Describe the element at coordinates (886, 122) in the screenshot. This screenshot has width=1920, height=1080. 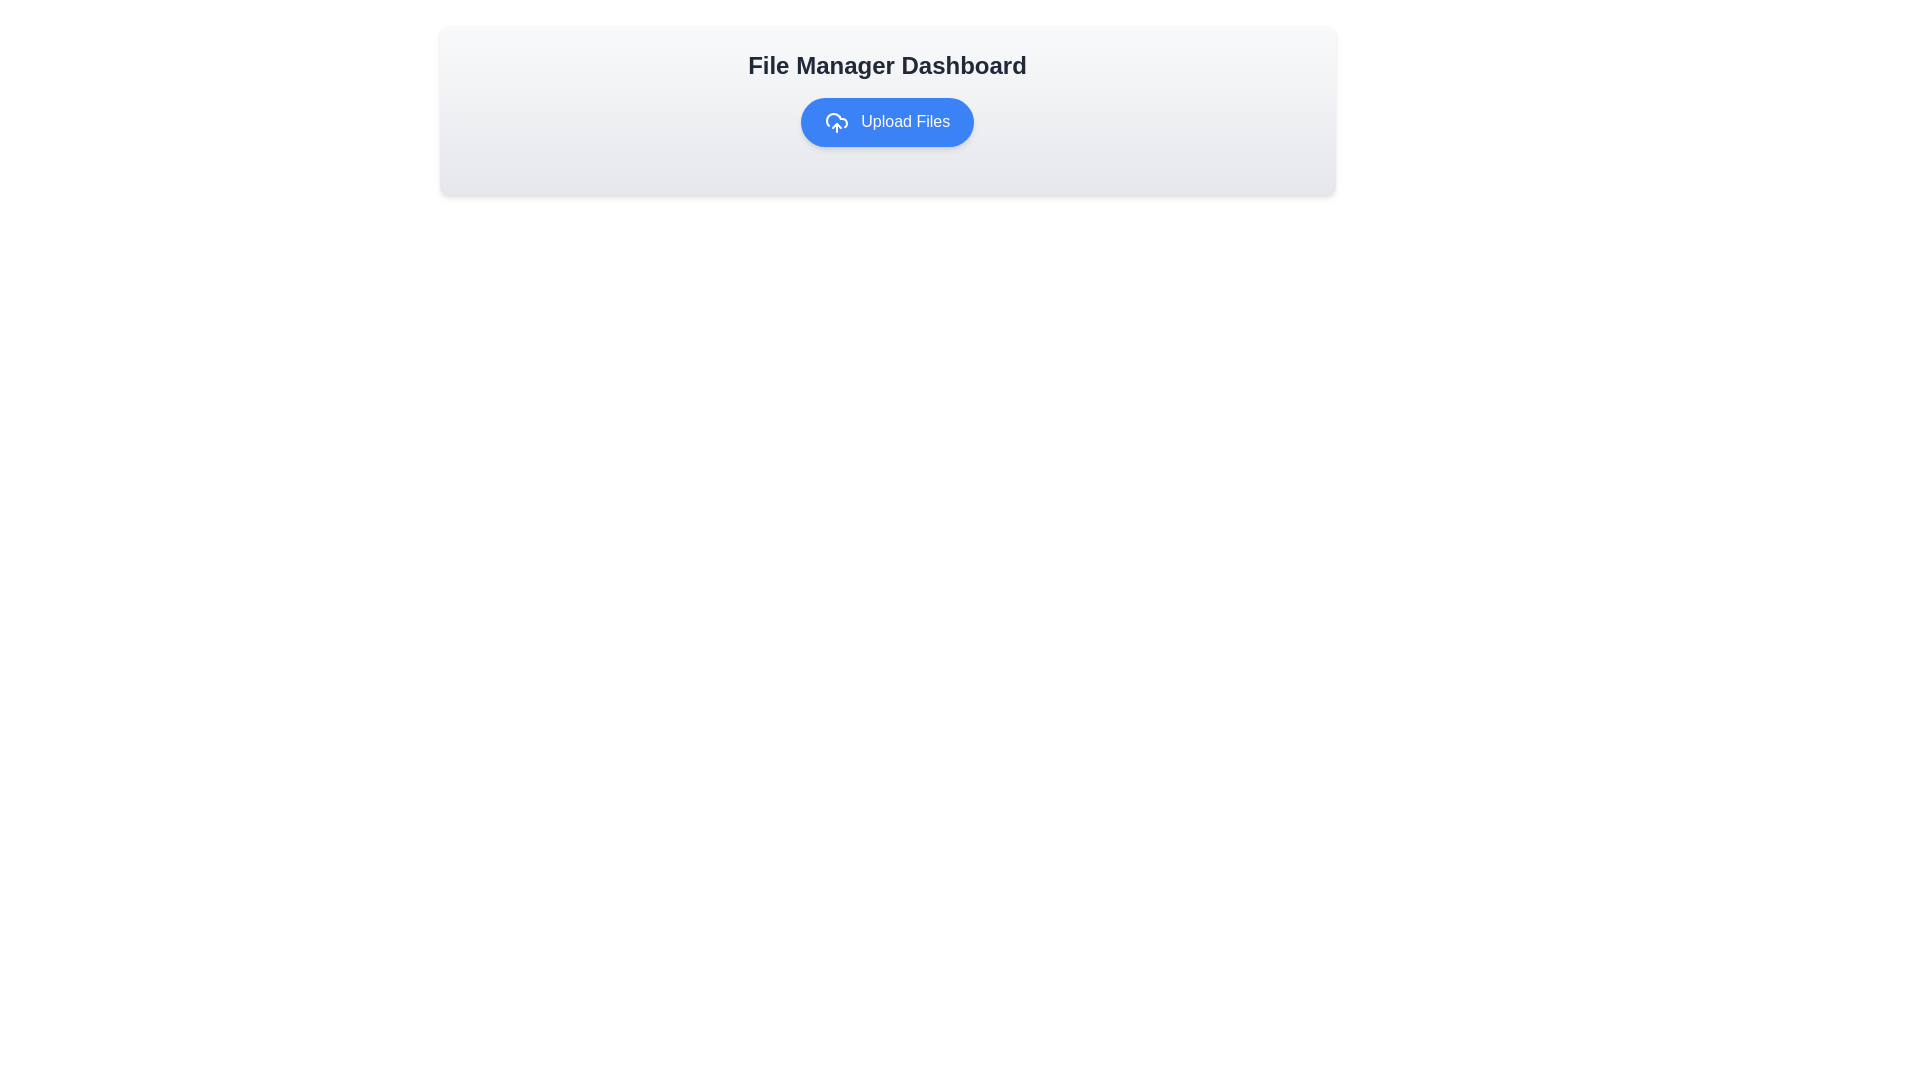
I see `the interactive file upload button located below the 'File Manager Dashboard' heading to change its visual state` at that location.